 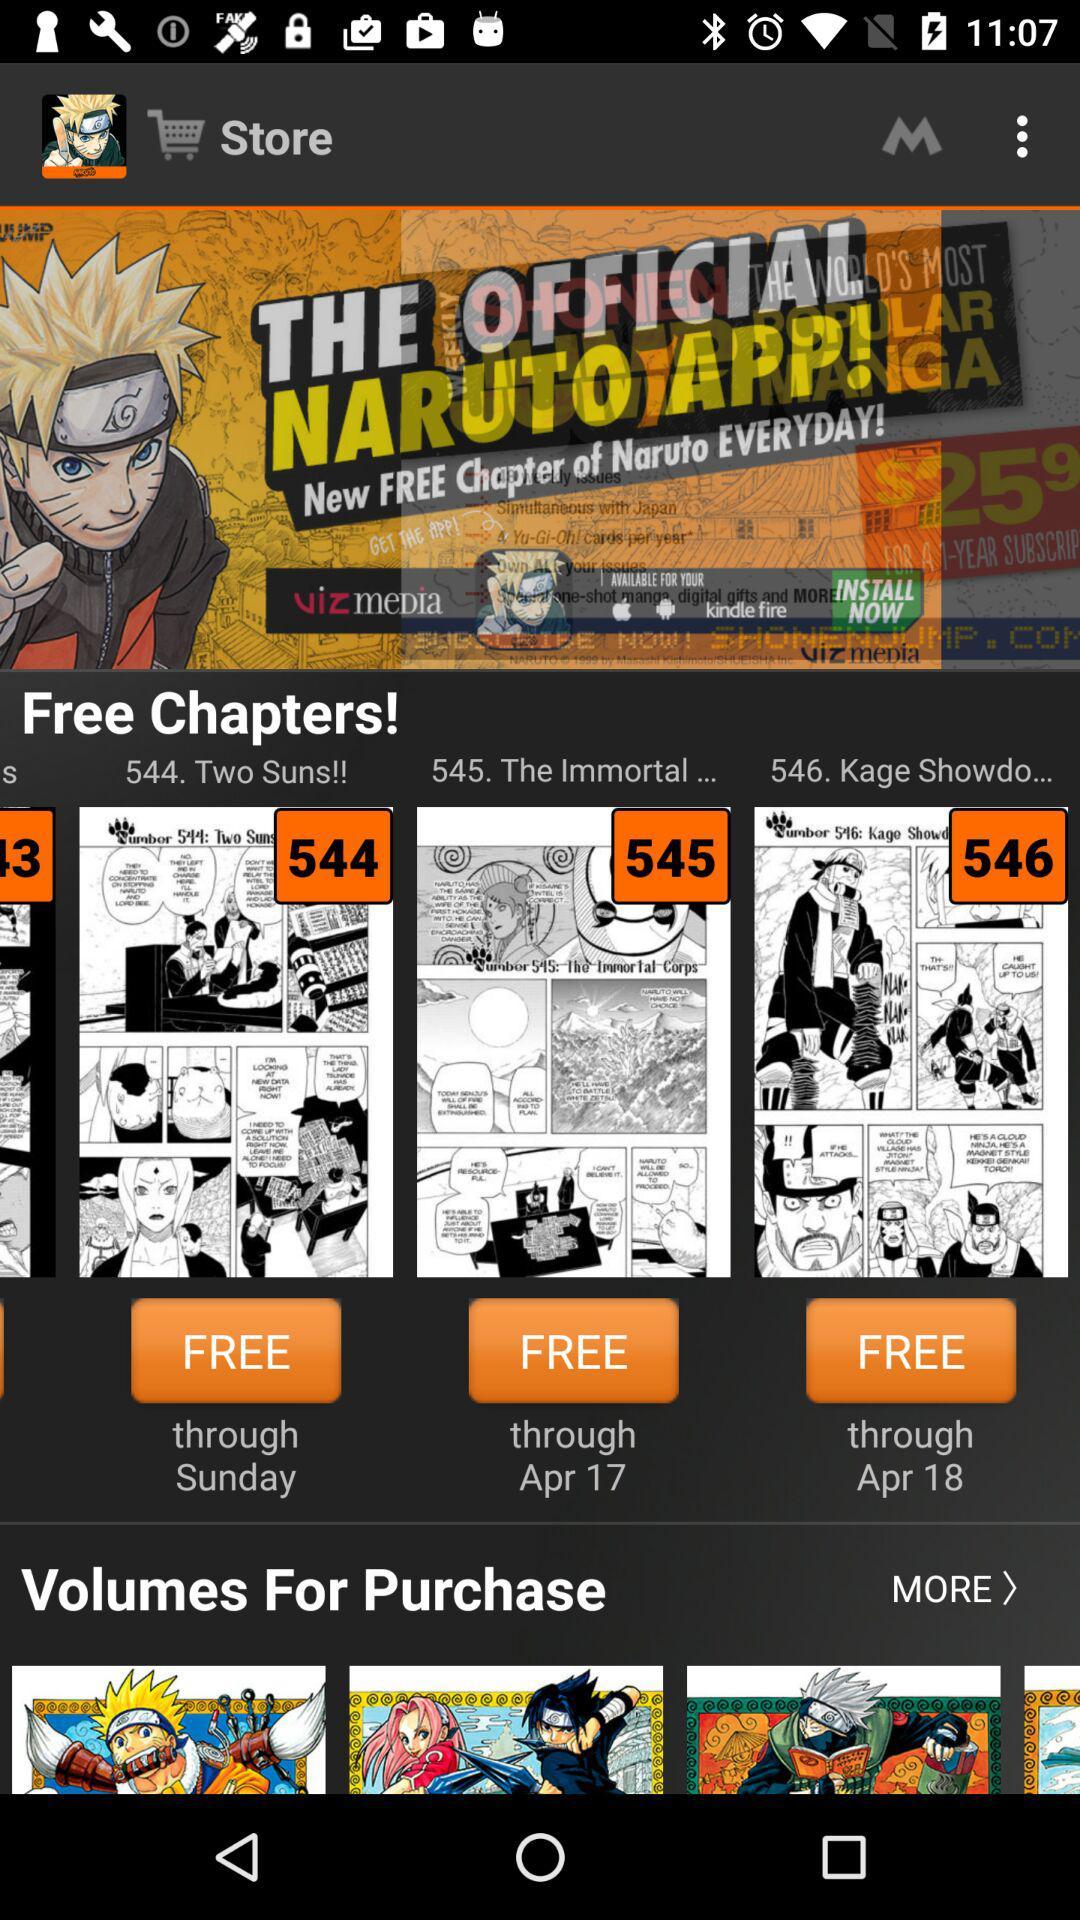 What do you see at coordinates (911, 769) in the screenshot?
I see `546. kage showdown!! icon` at bounding box center [911, 769].